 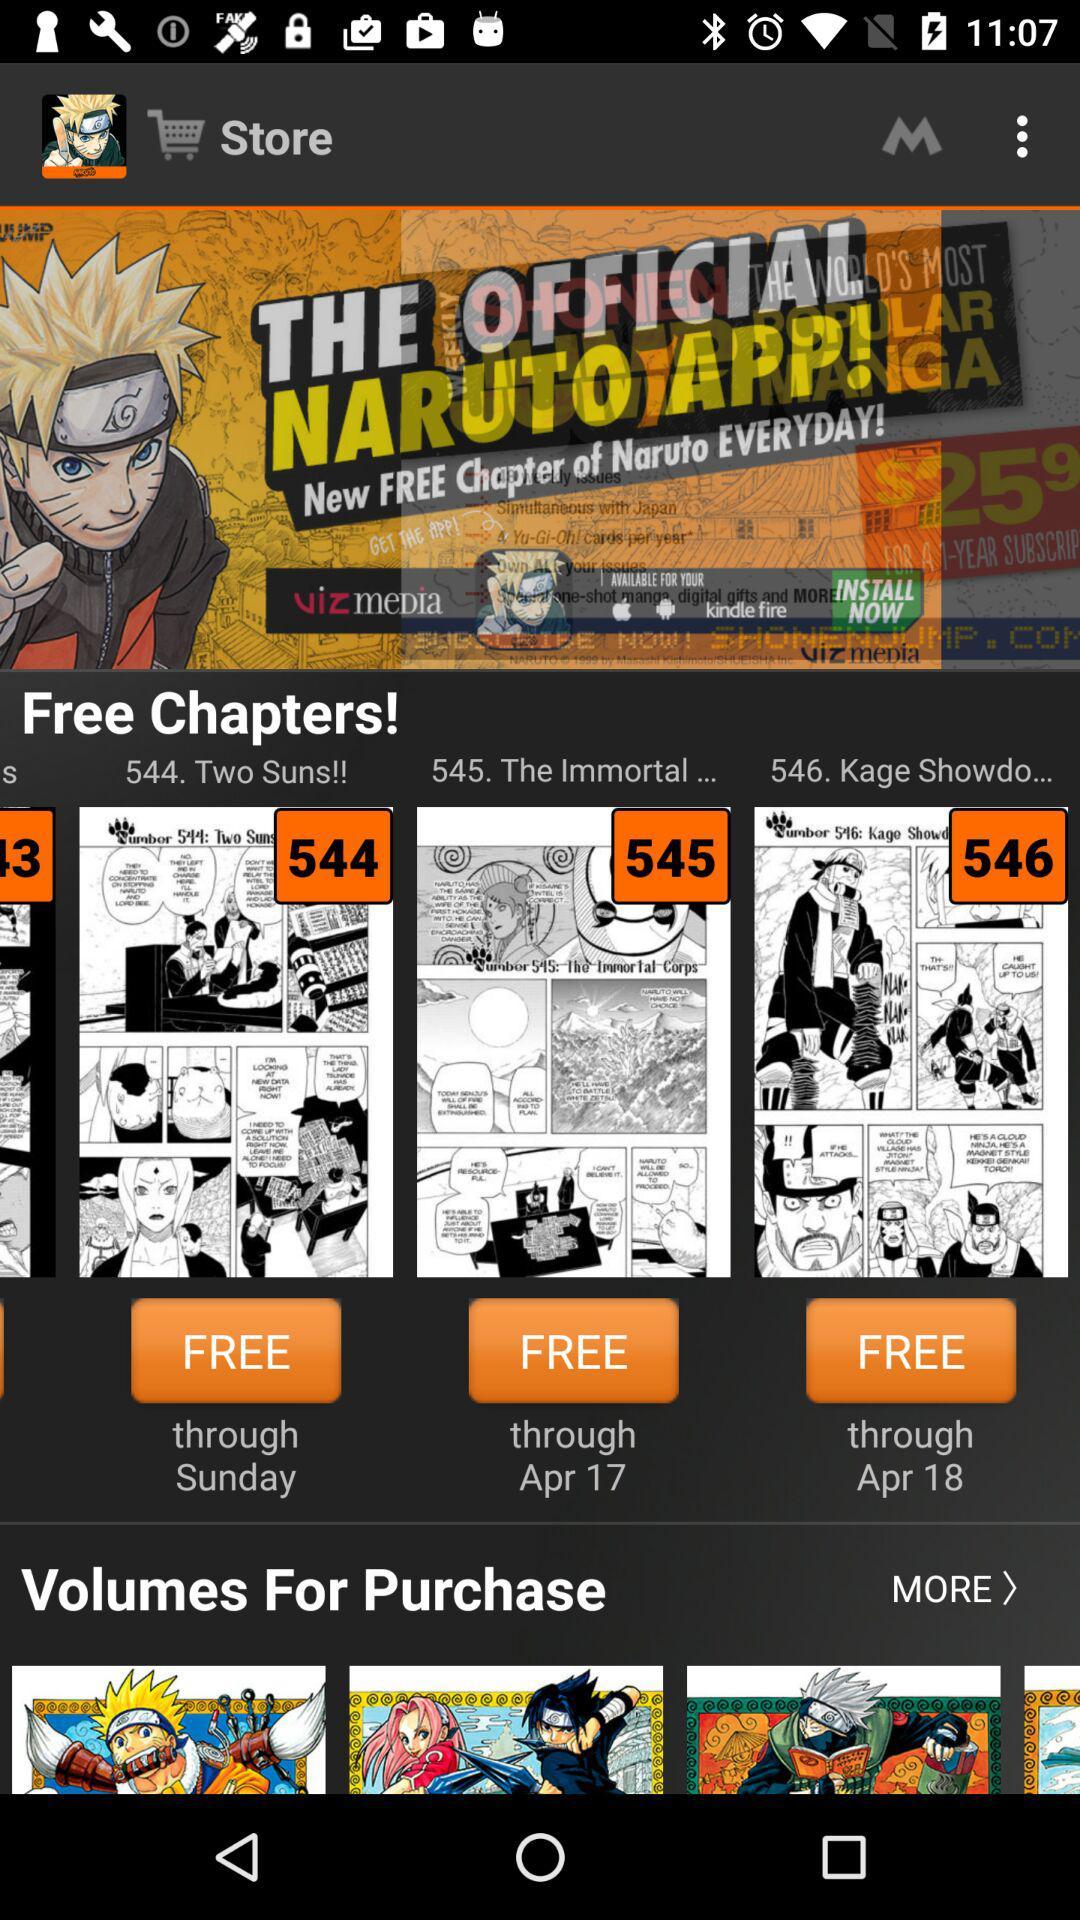 What do you see at coordinates (911, 769) in the screenshot?
I see `546. kage showdown!! icon` at bounding box center [911, 769].